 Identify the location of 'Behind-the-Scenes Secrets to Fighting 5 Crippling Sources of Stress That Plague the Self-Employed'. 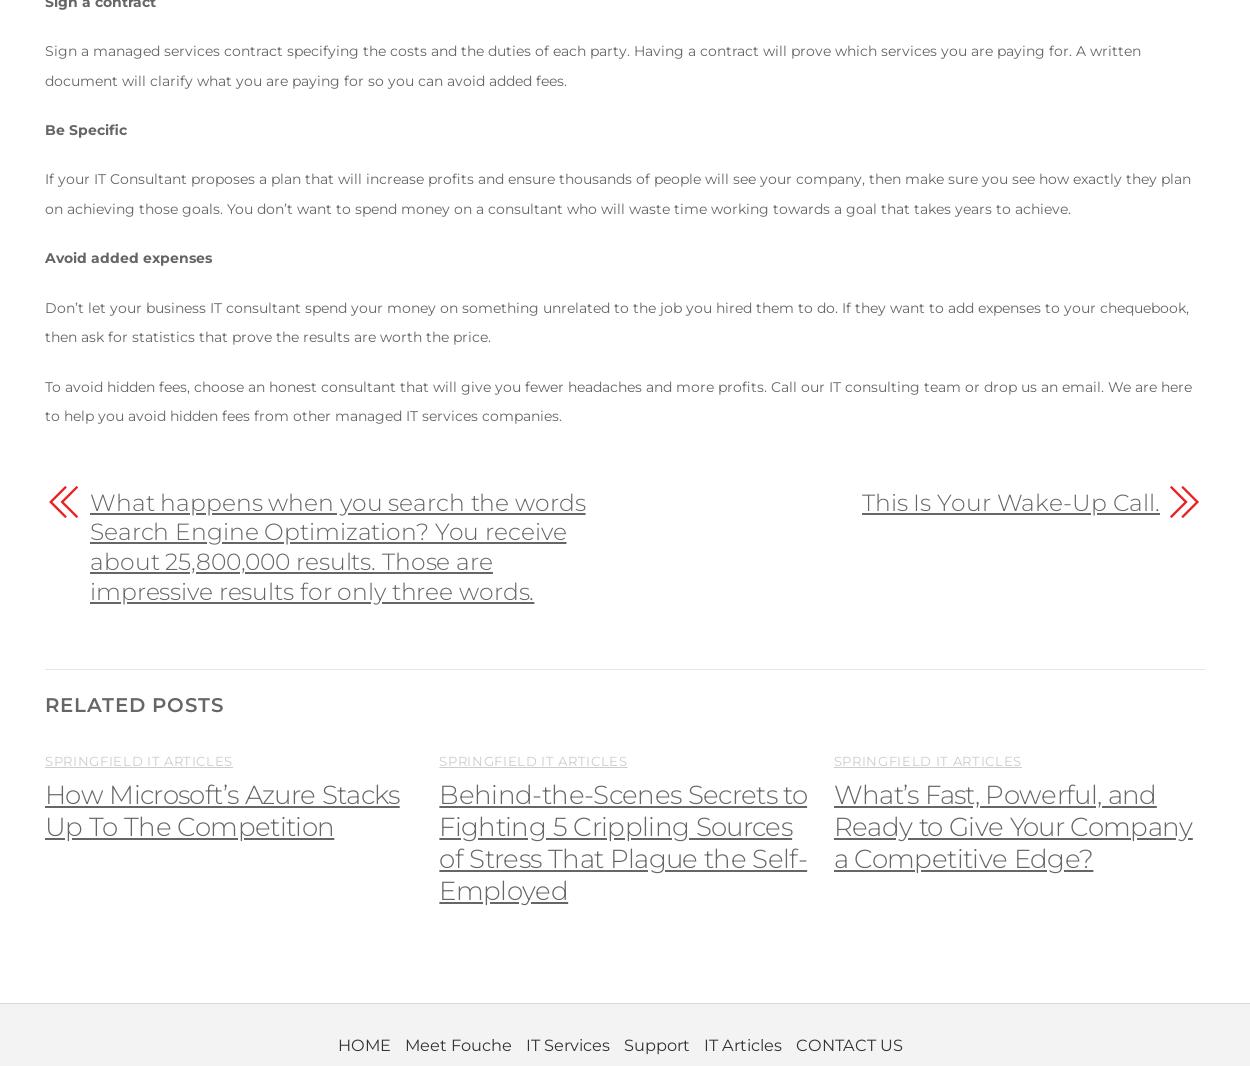
(622, 842).